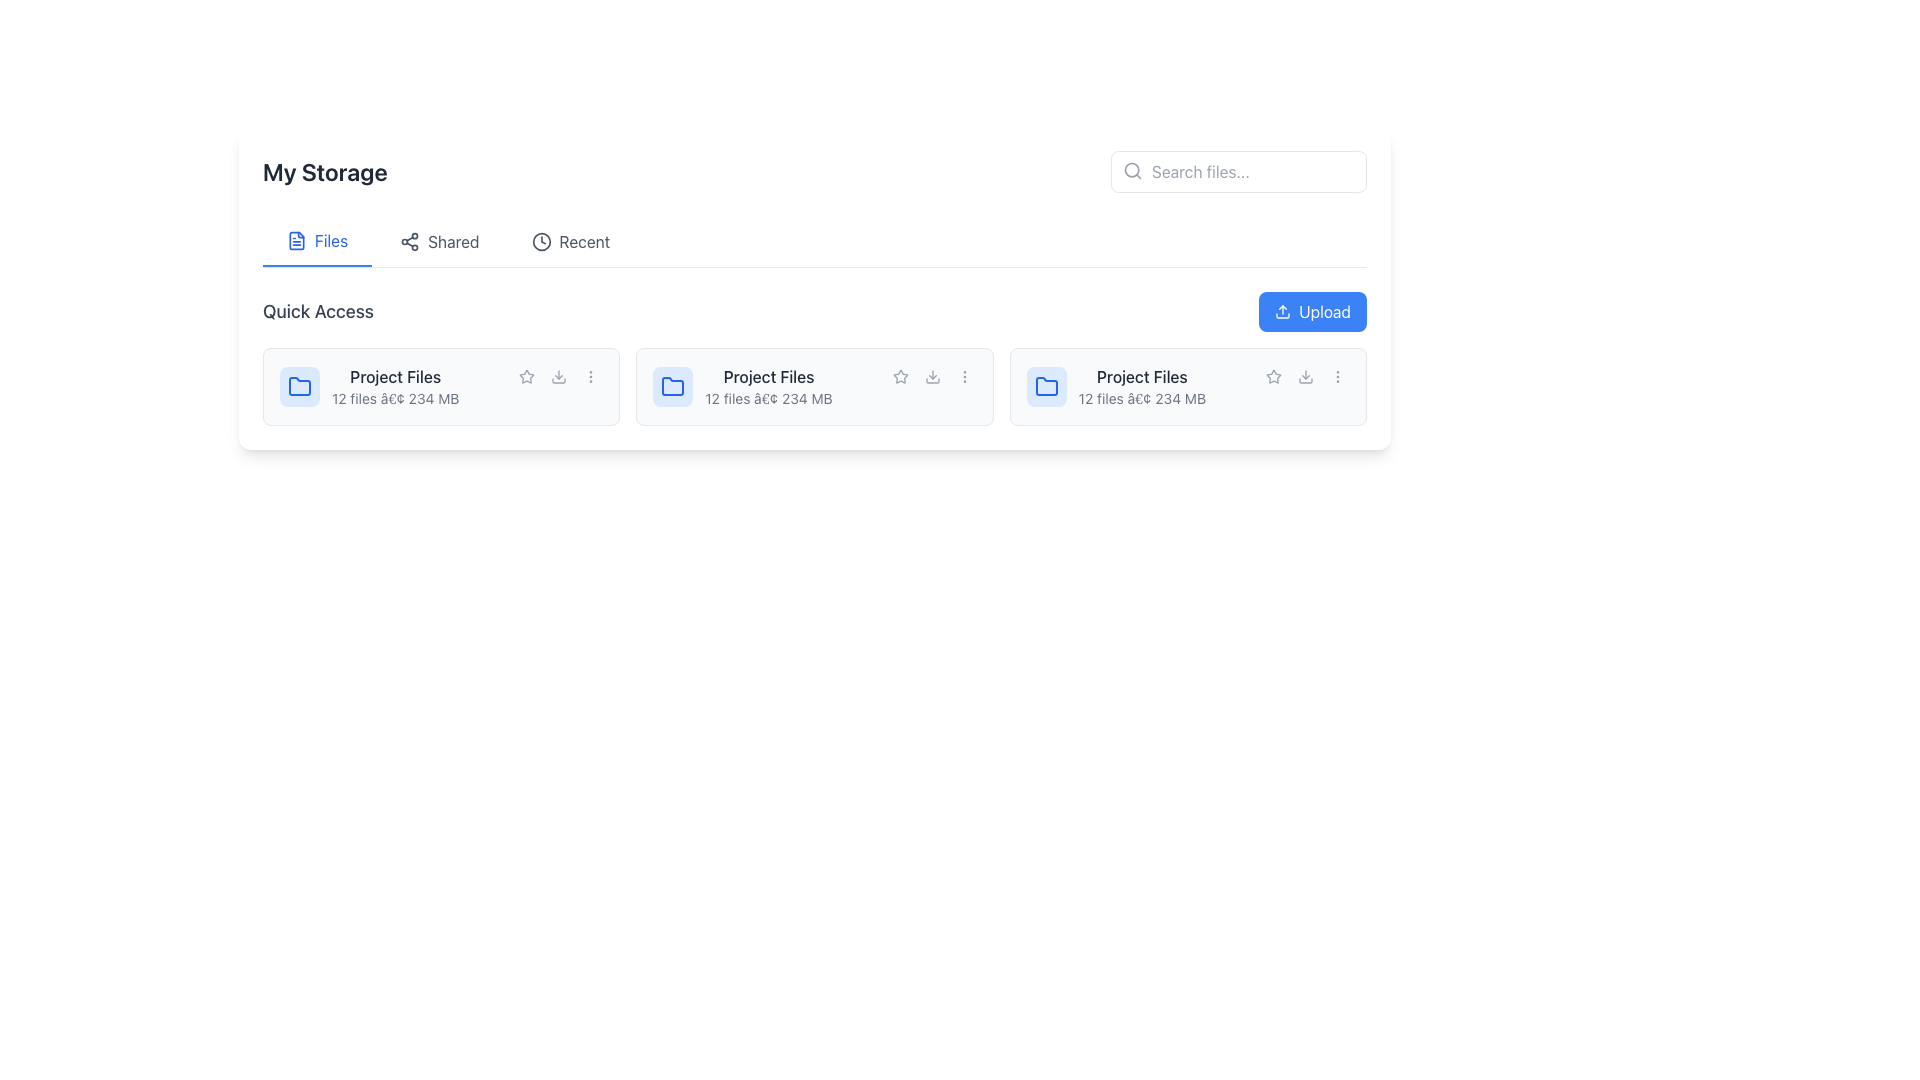 The width and height of the screenshot is (1920, 1080). I want to click on the 'Files' text label styled in blue, which is located in the upper central navigation bar, so click(331, 239).